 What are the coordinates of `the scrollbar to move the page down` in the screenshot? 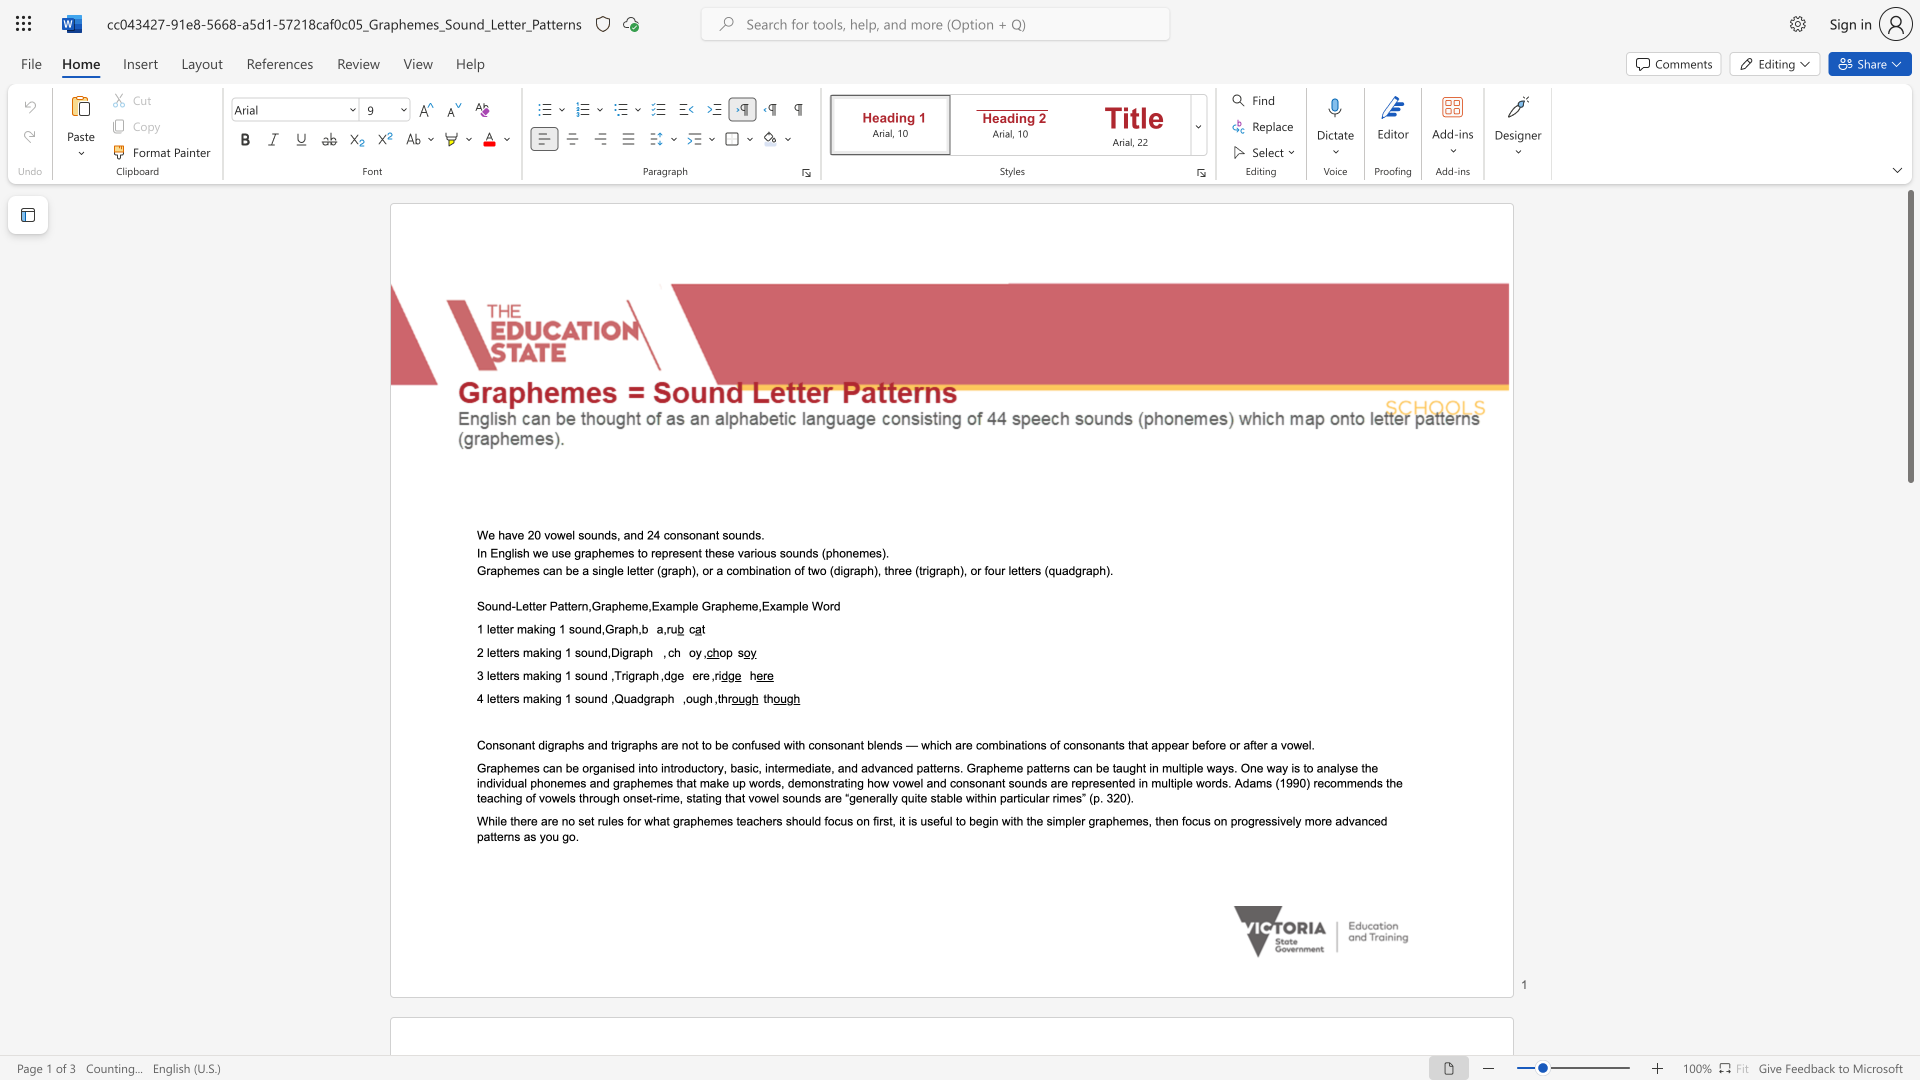 It's located at (1909, 670).